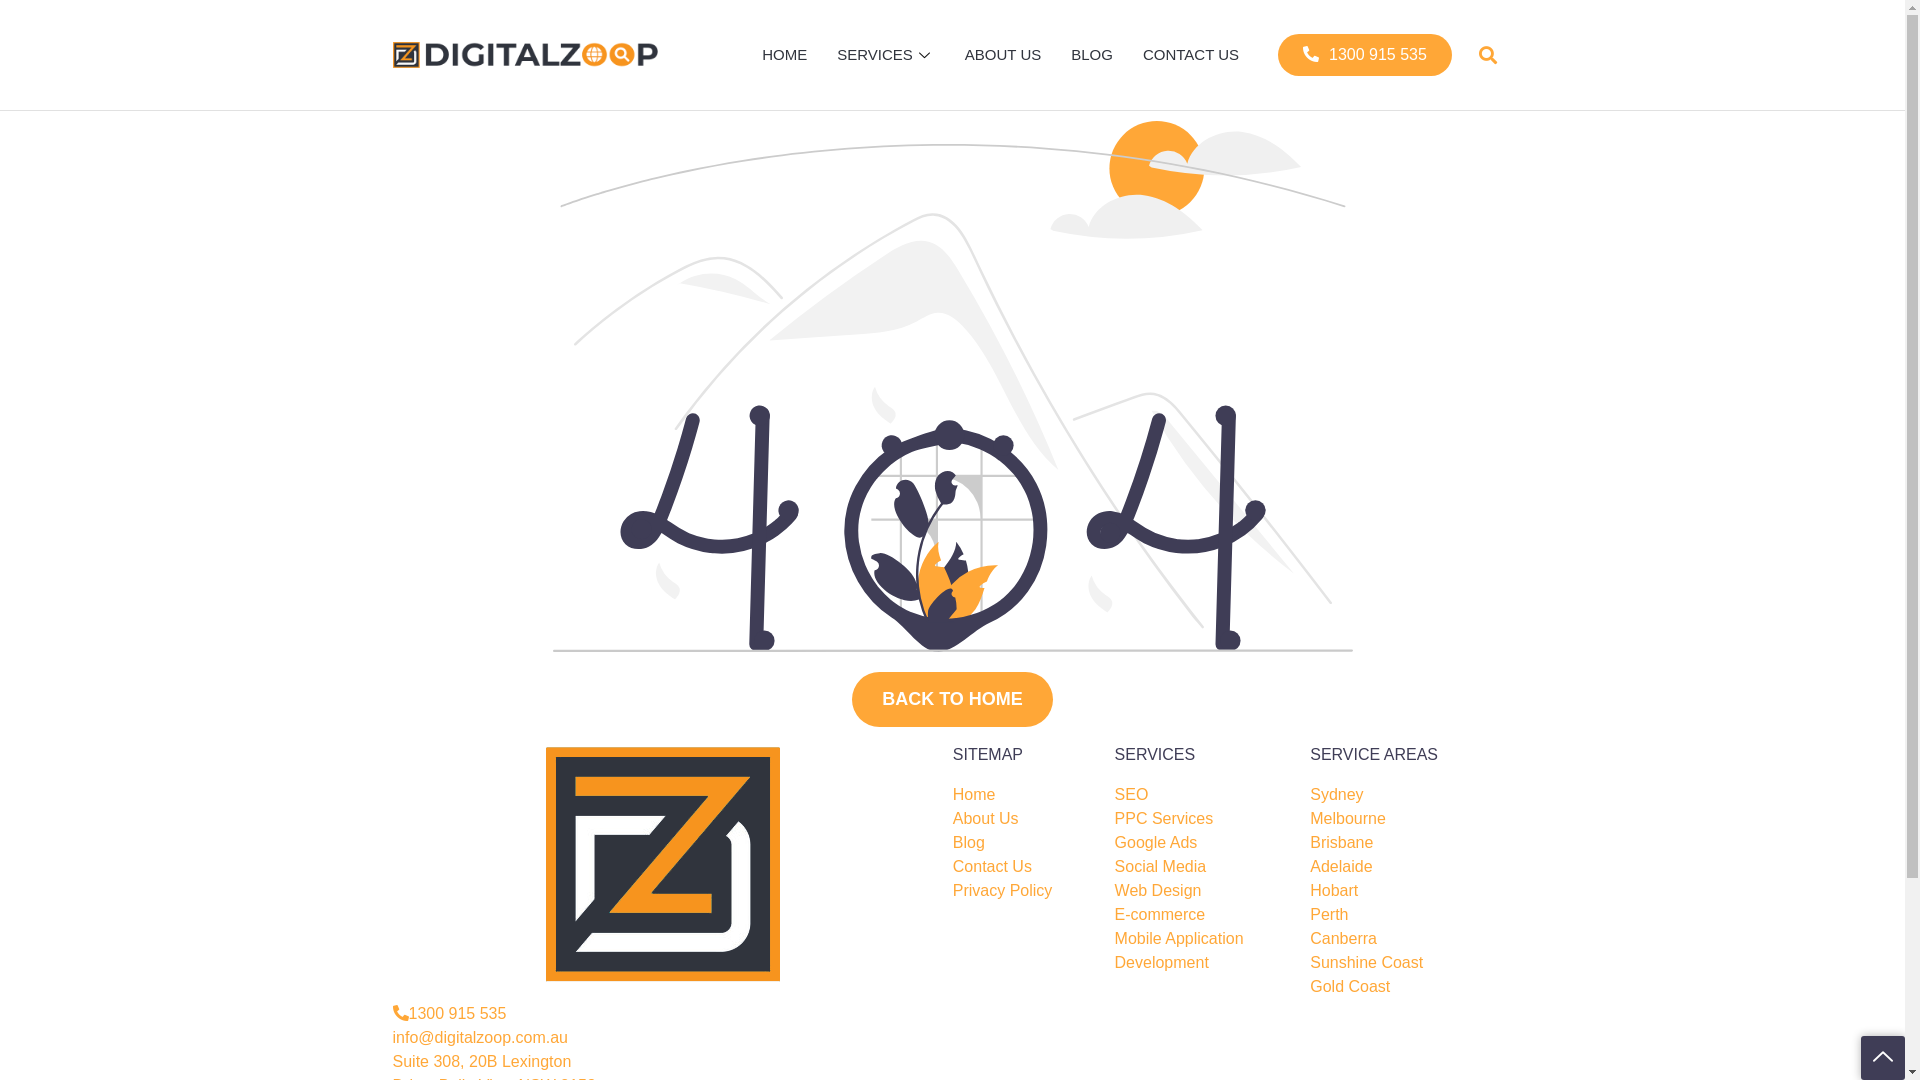 The height and width of the screenshot is (1080, 1920). Describe the element at coordinates (1341, 843) in the screenshot. I see `'Brisbane'` at that location.